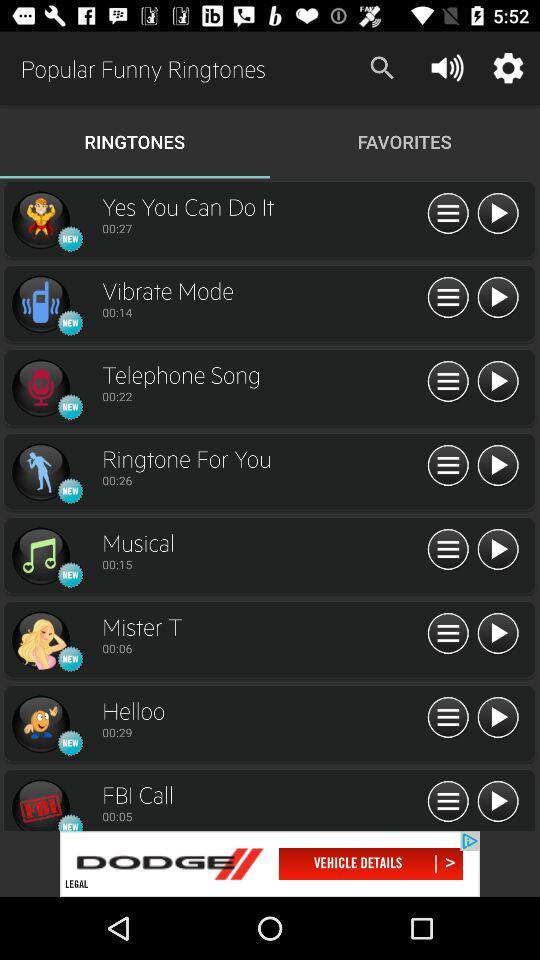 This screenshot has width=540, height=960. I want to click on opens a menu, so click(448, 802).